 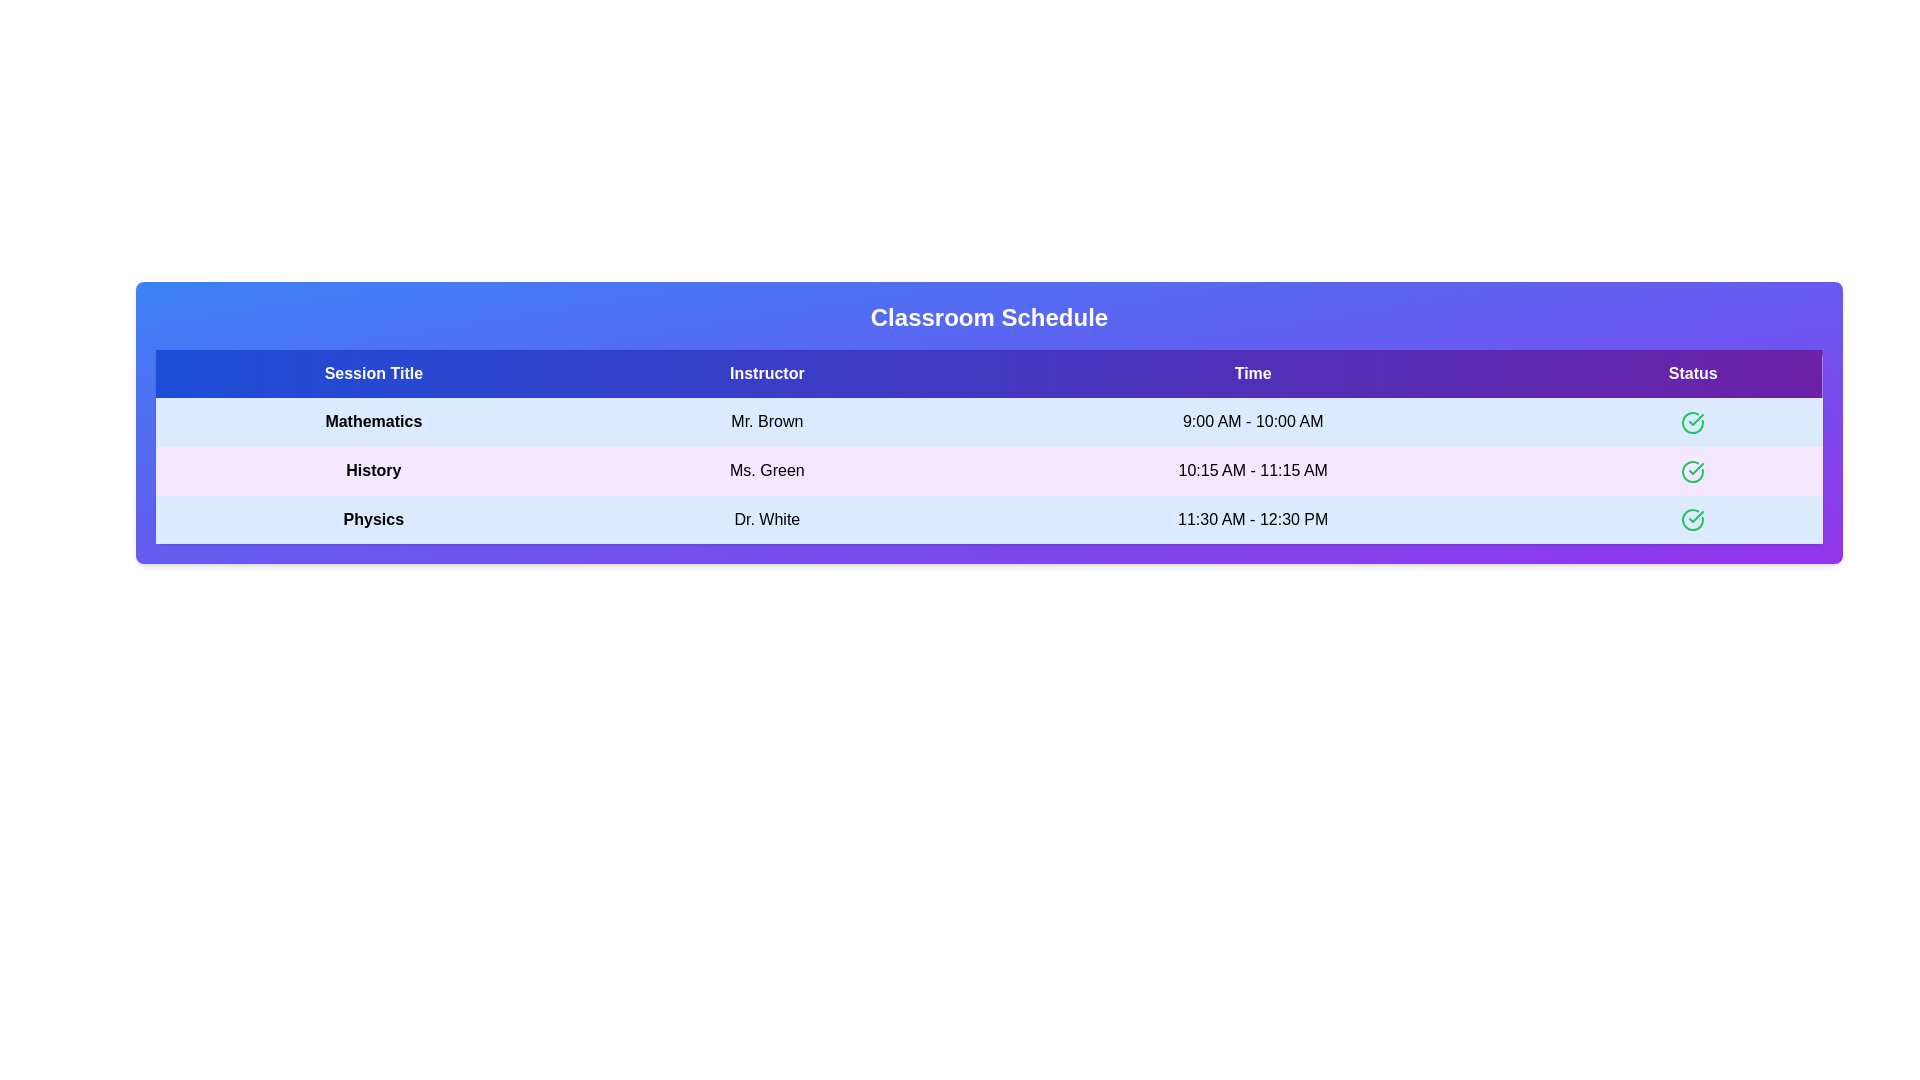 What do you see at coordinates (373, 420) in the screenshot?
I see `the text element Mathematics to select or copy its content` at bounding box center [373, 420].